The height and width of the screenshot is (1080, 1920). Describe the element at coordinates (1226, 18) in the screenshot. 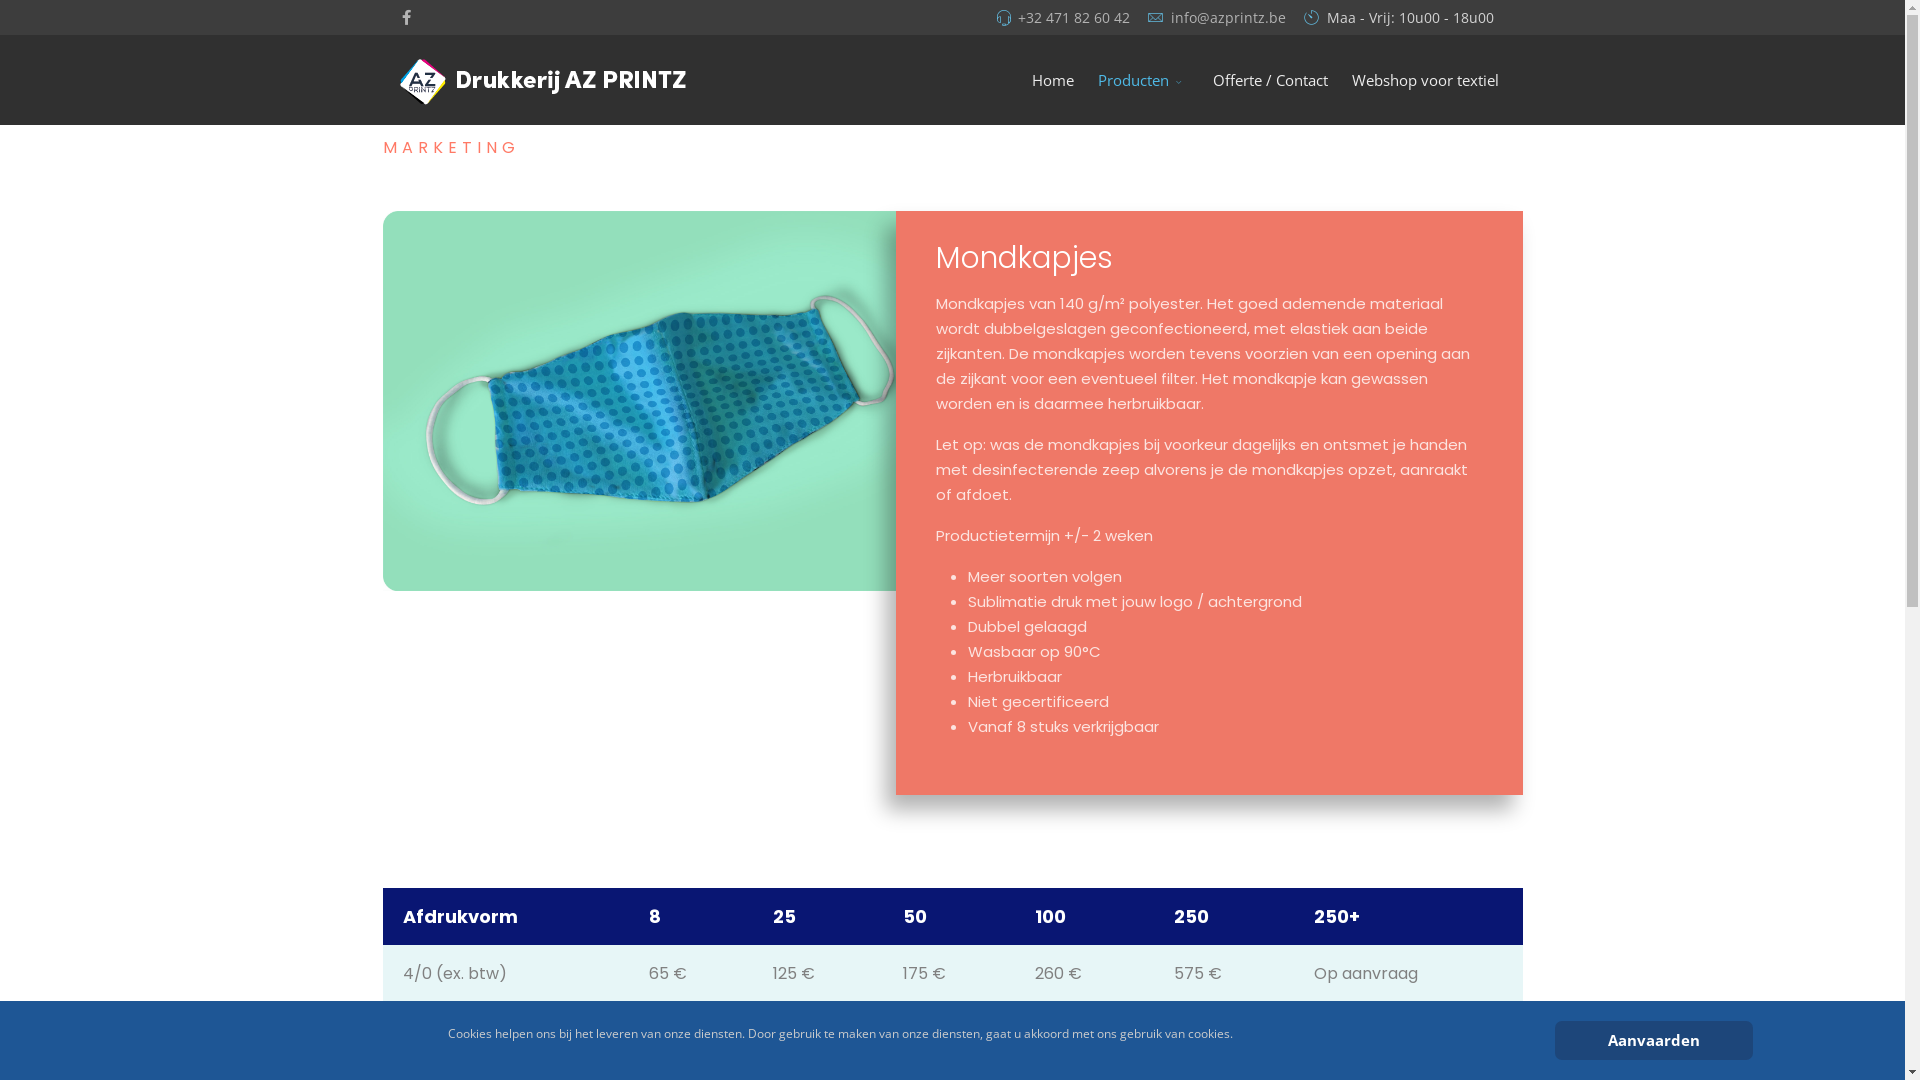

I see `'info@azprintz.be'` at that location.